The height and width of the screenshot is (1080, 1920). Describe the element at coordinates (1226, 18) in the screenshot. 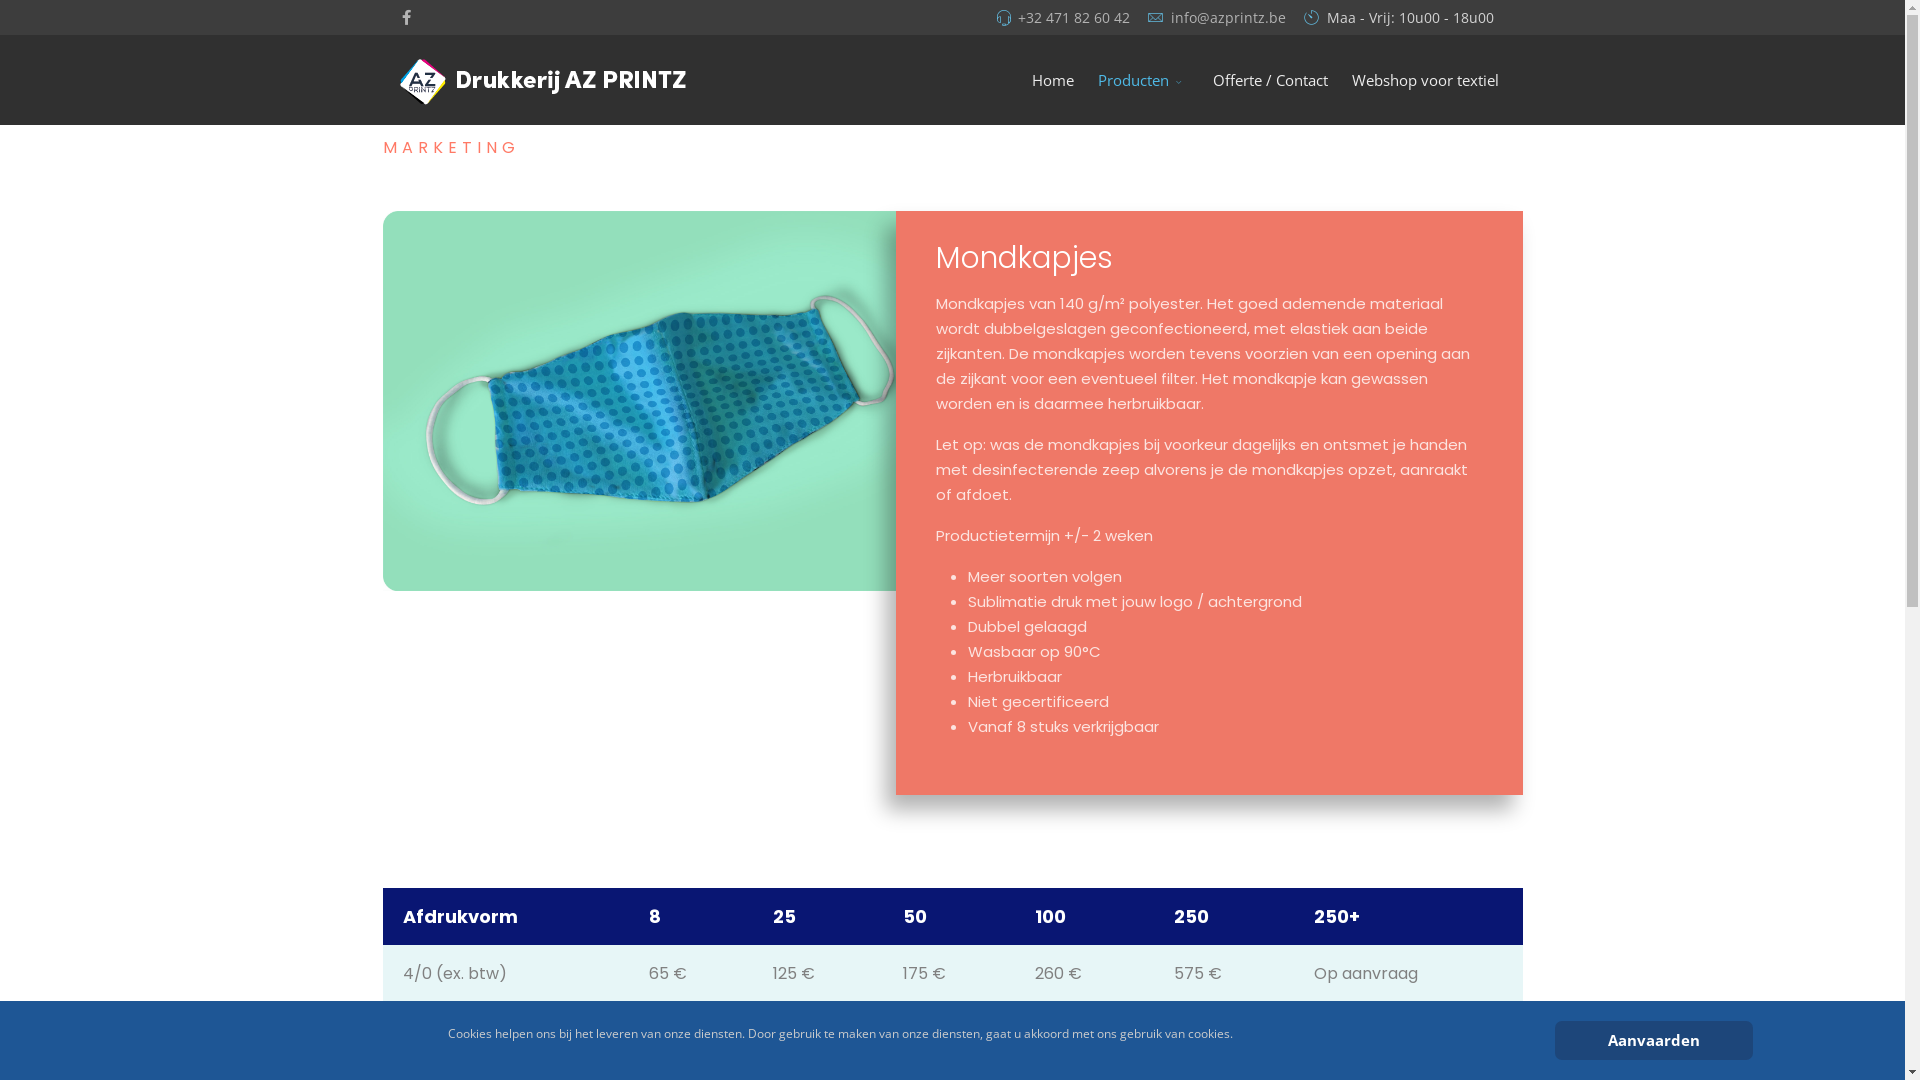

I see `'info@azprintz.be'` at that location.